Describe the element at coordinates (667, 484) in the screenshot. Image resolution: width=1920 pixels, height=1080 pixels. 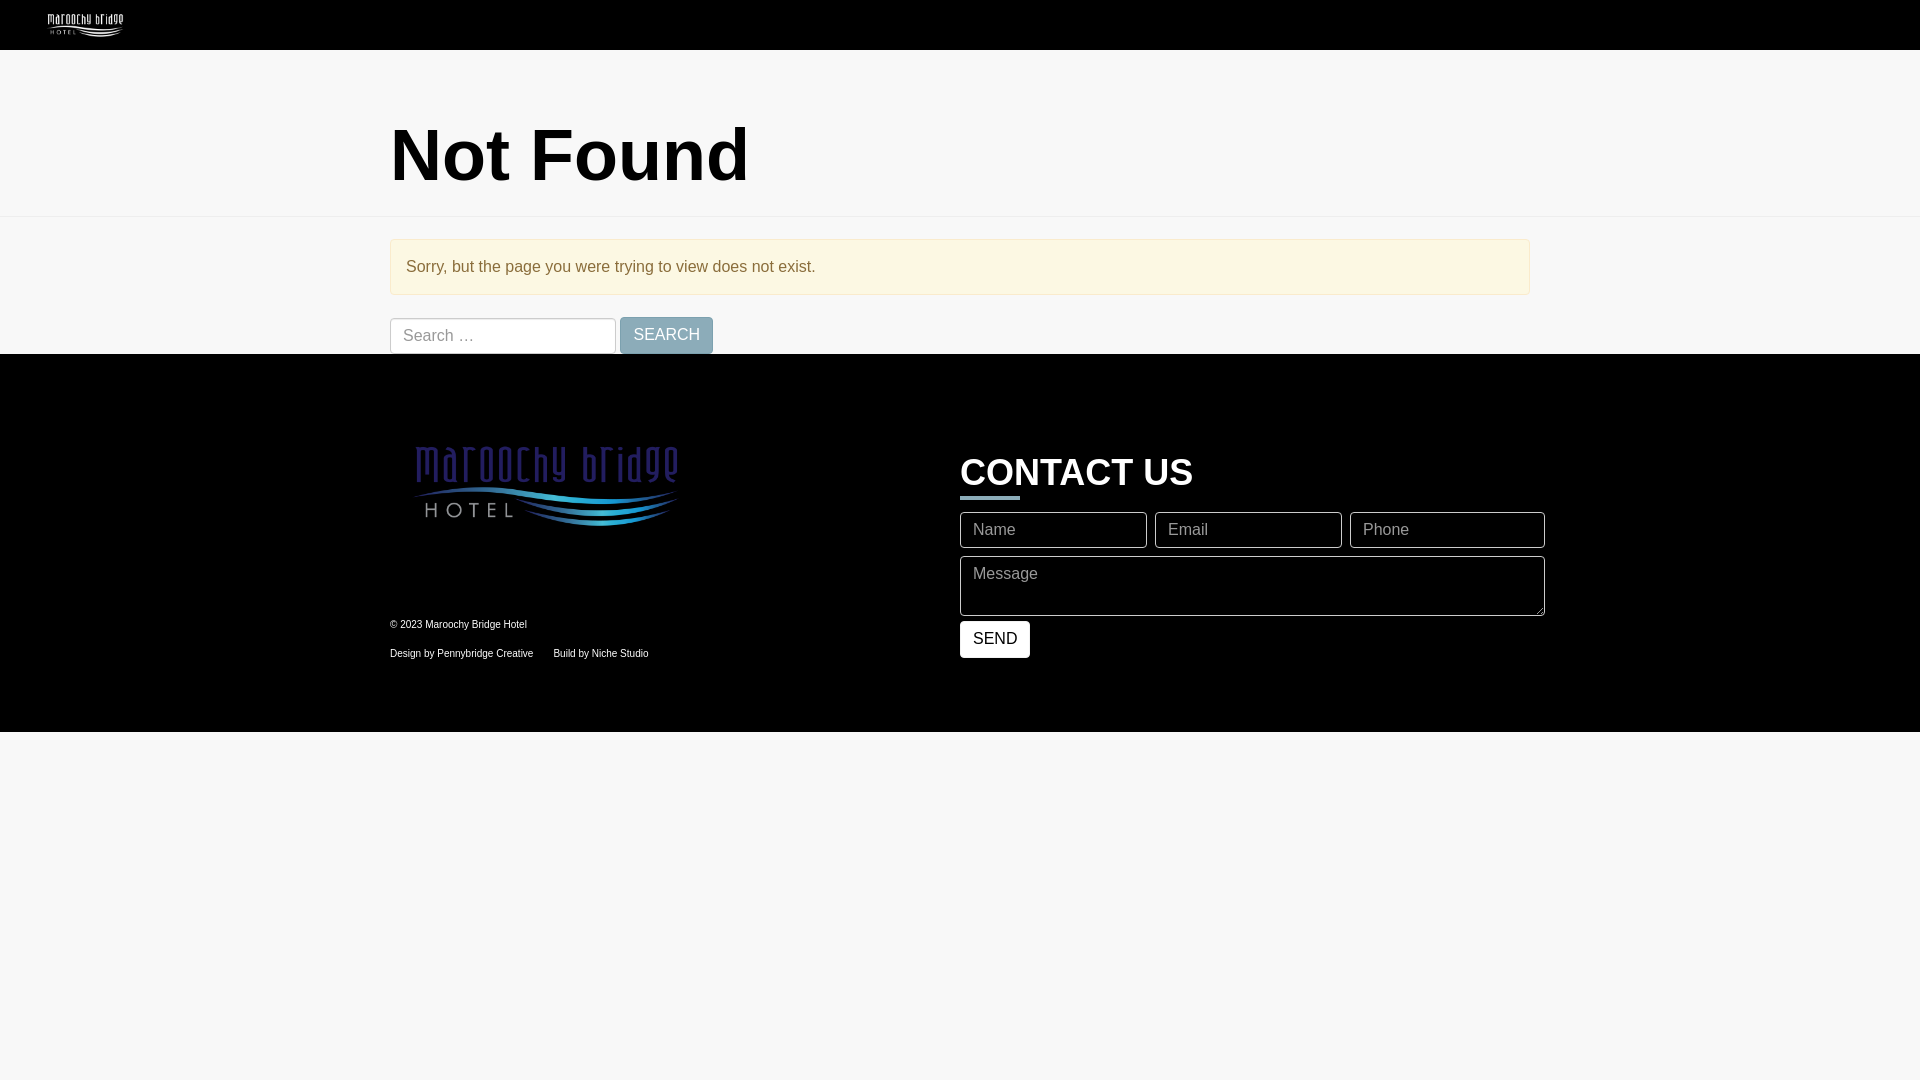
I see `'Maroochy Bridge Hotel'` at that location.